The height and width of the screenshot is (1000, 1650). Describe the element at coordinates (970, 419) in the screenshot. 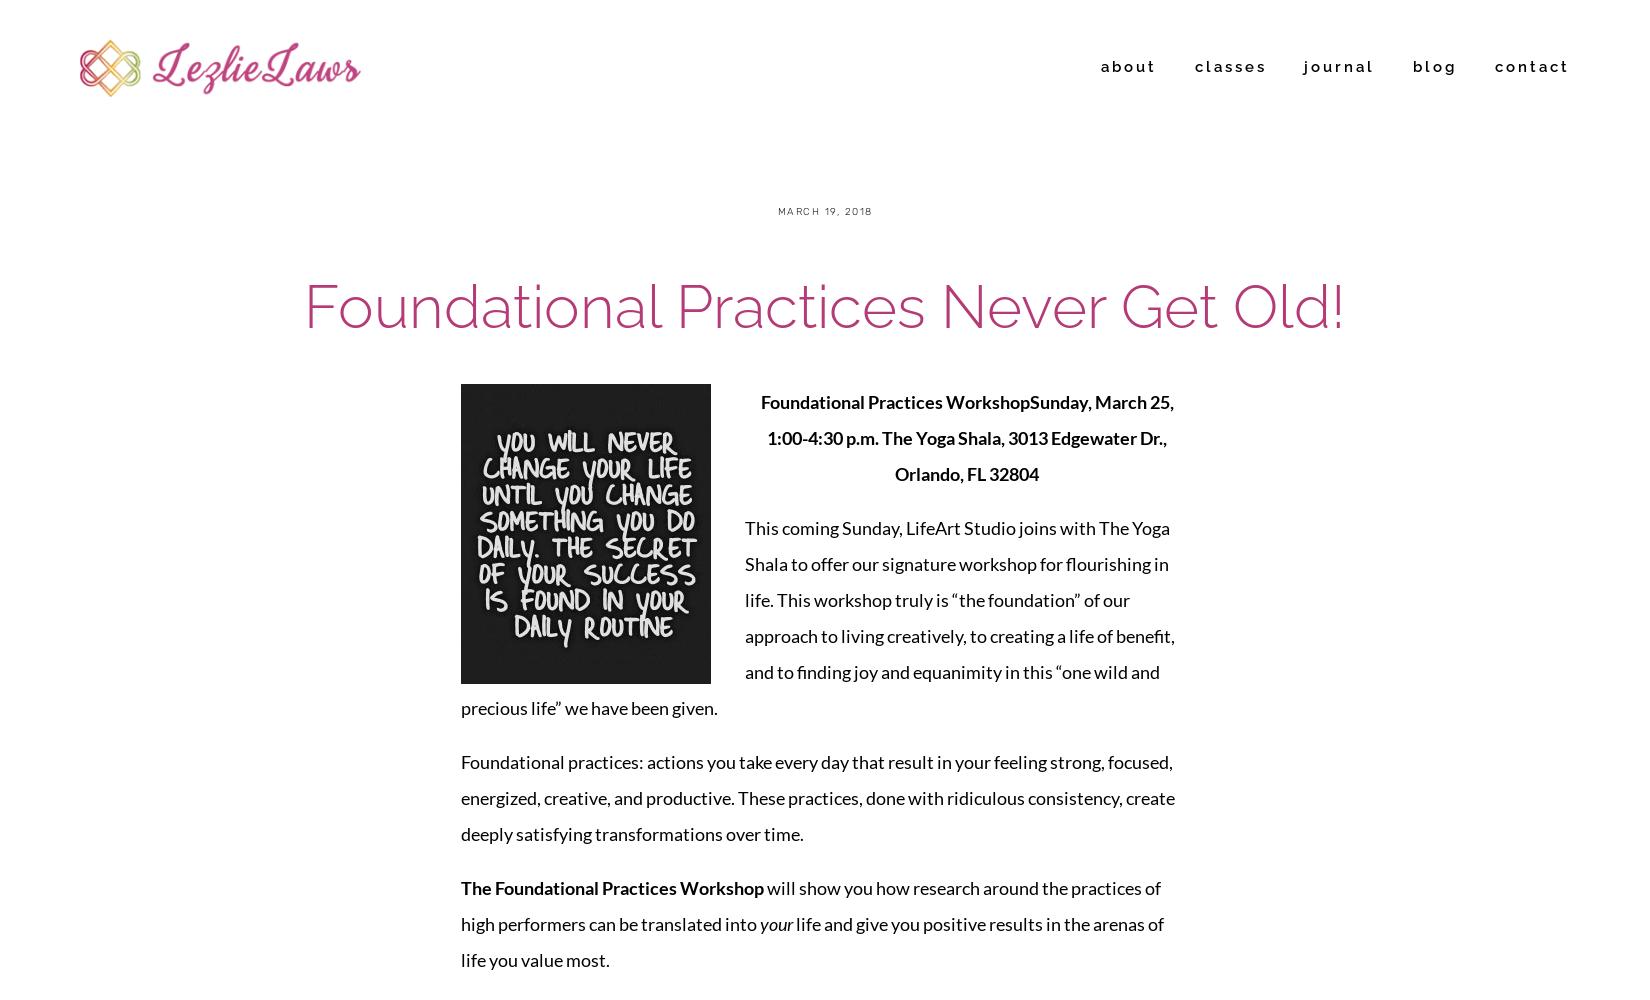

I see `'Sunday, March 25, 1:00-4:30 p.m.'` at that location.